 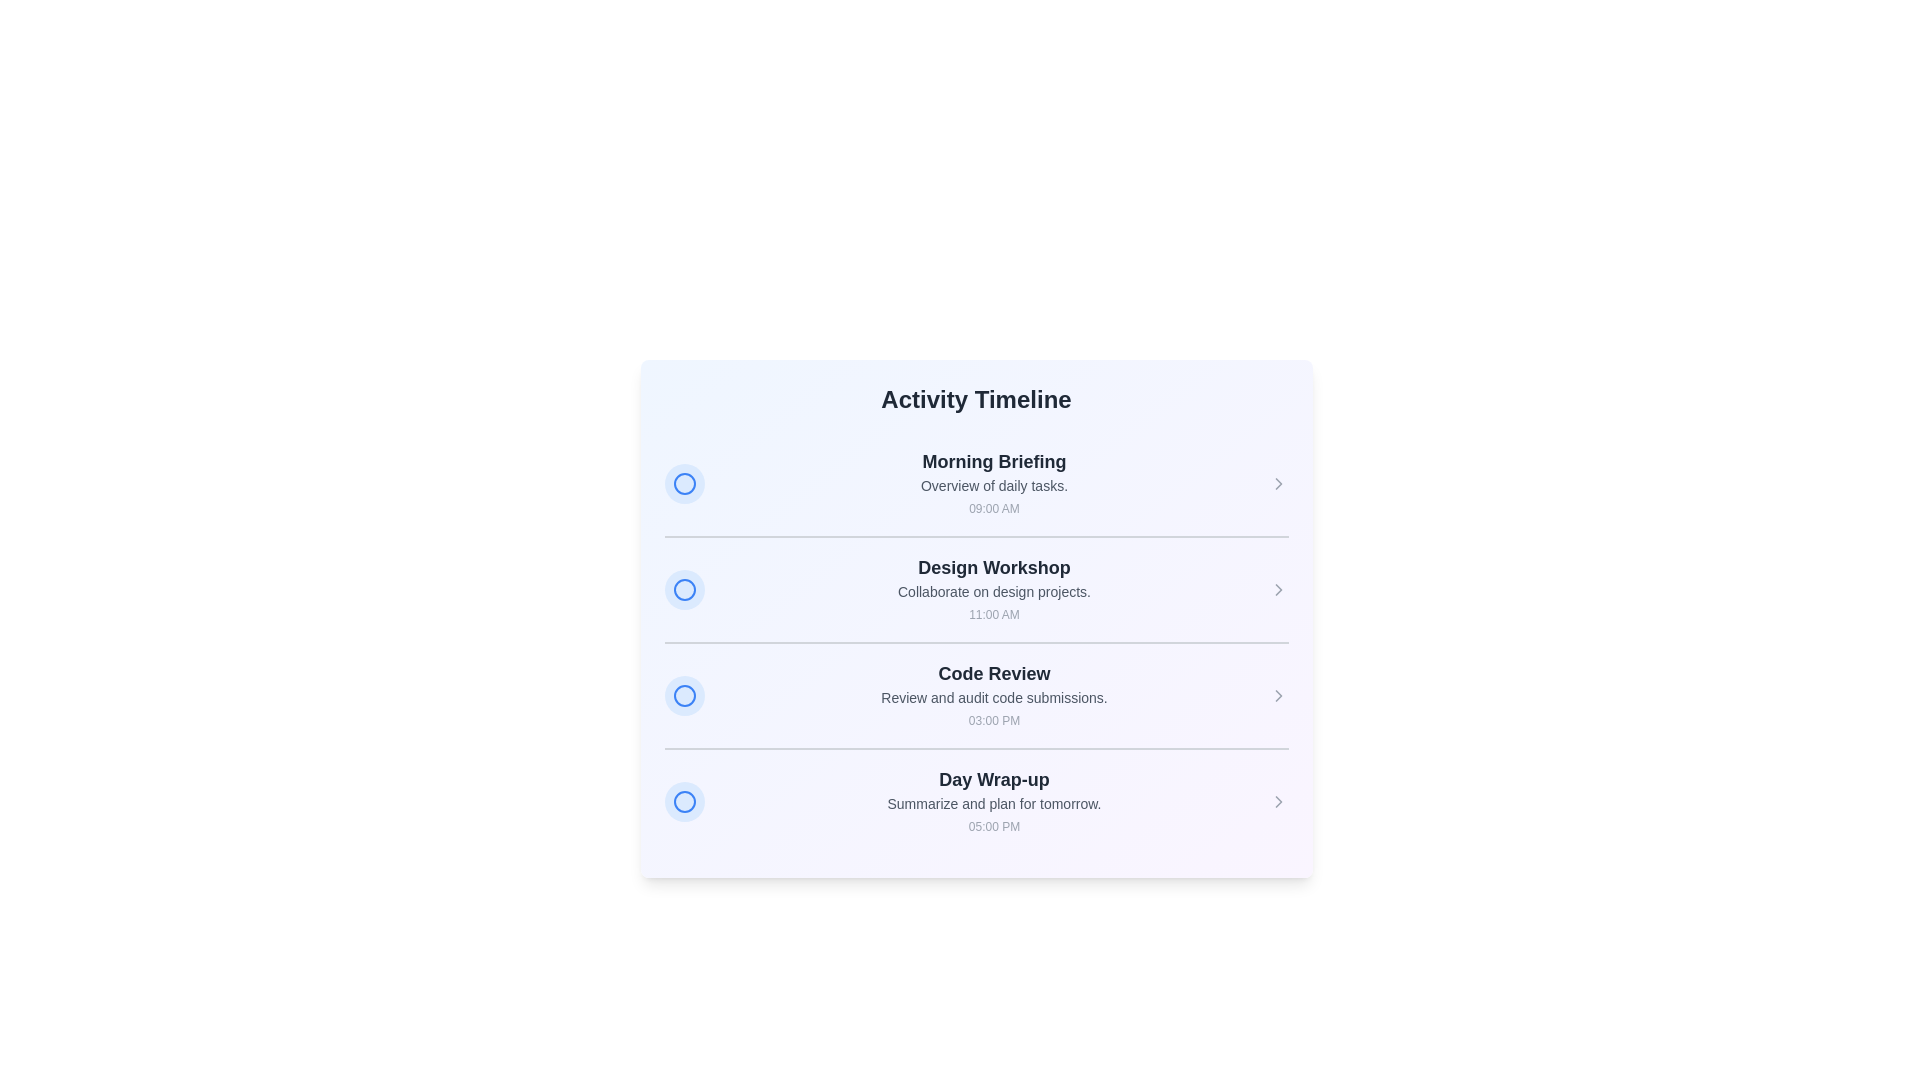 What do you see at coordinates (1277, 589) in the screenshot?
I see `the minimalist gray chevron icon pointing to the right, located at the far right side of the 'Design Workshop' list entry` at bounding box center [1277, 589].